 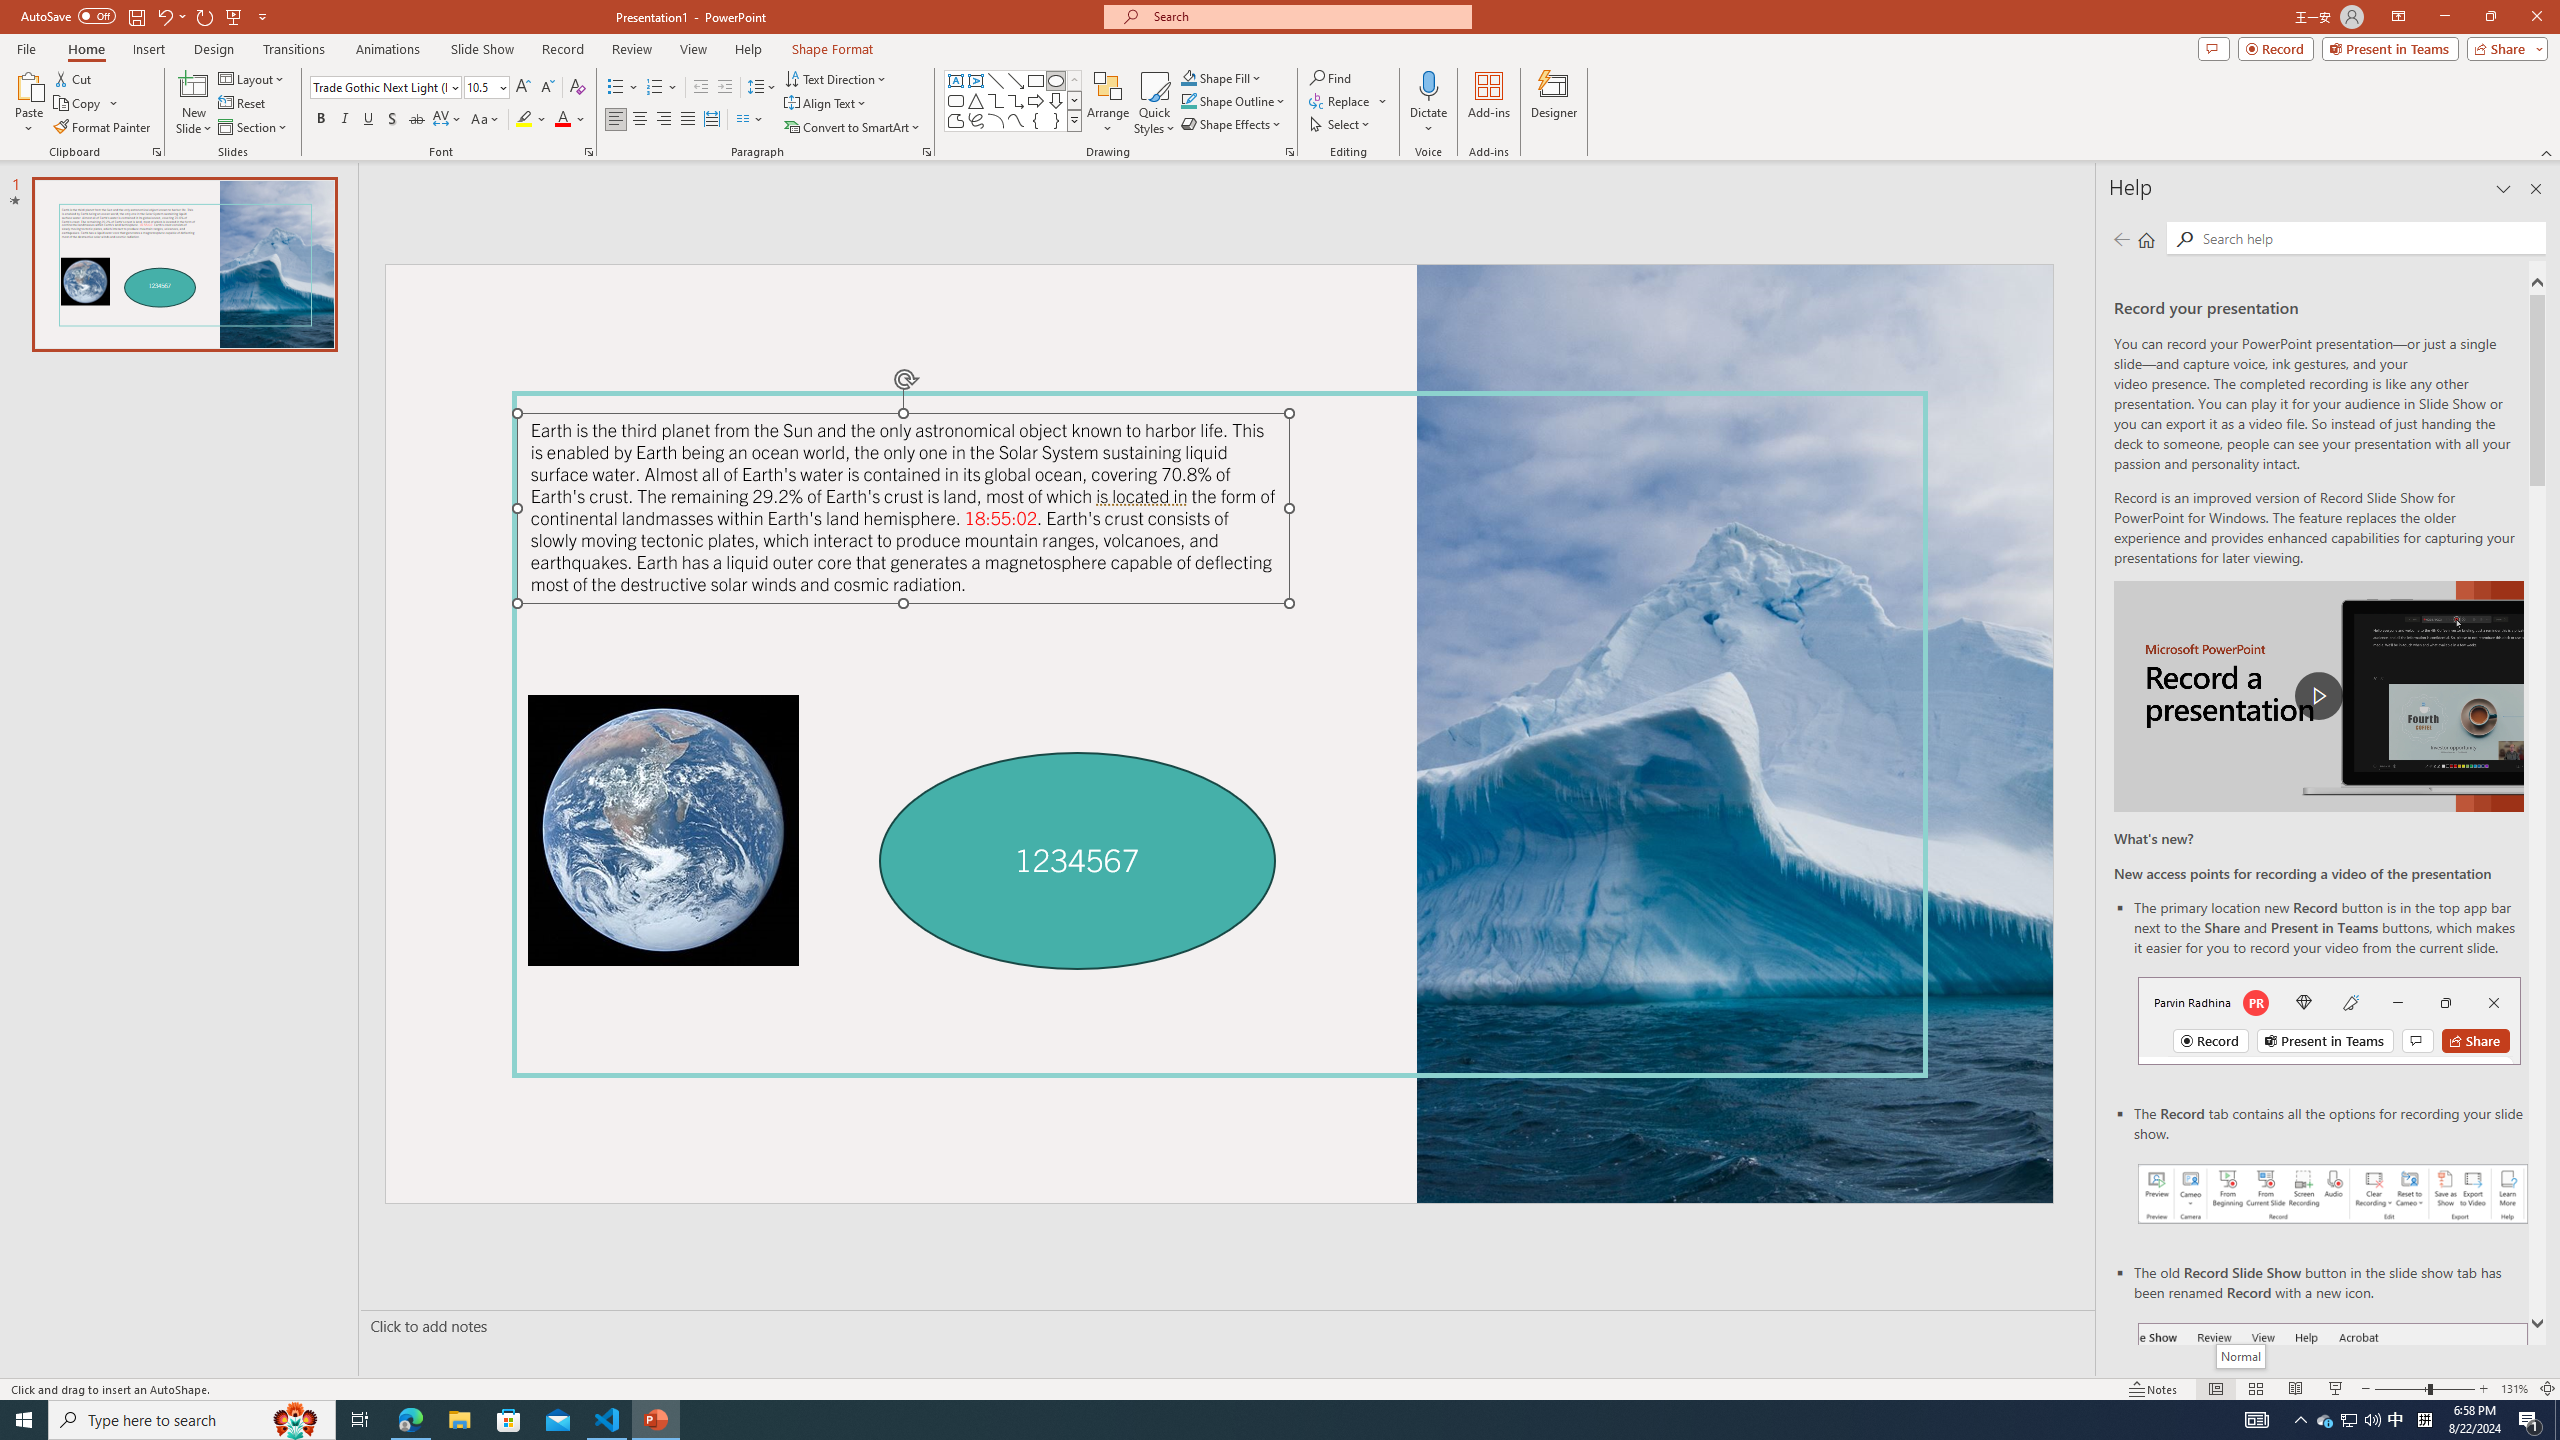 I want to click on 'Record your presentations screenshot one', so click(x=2332, y=1192).